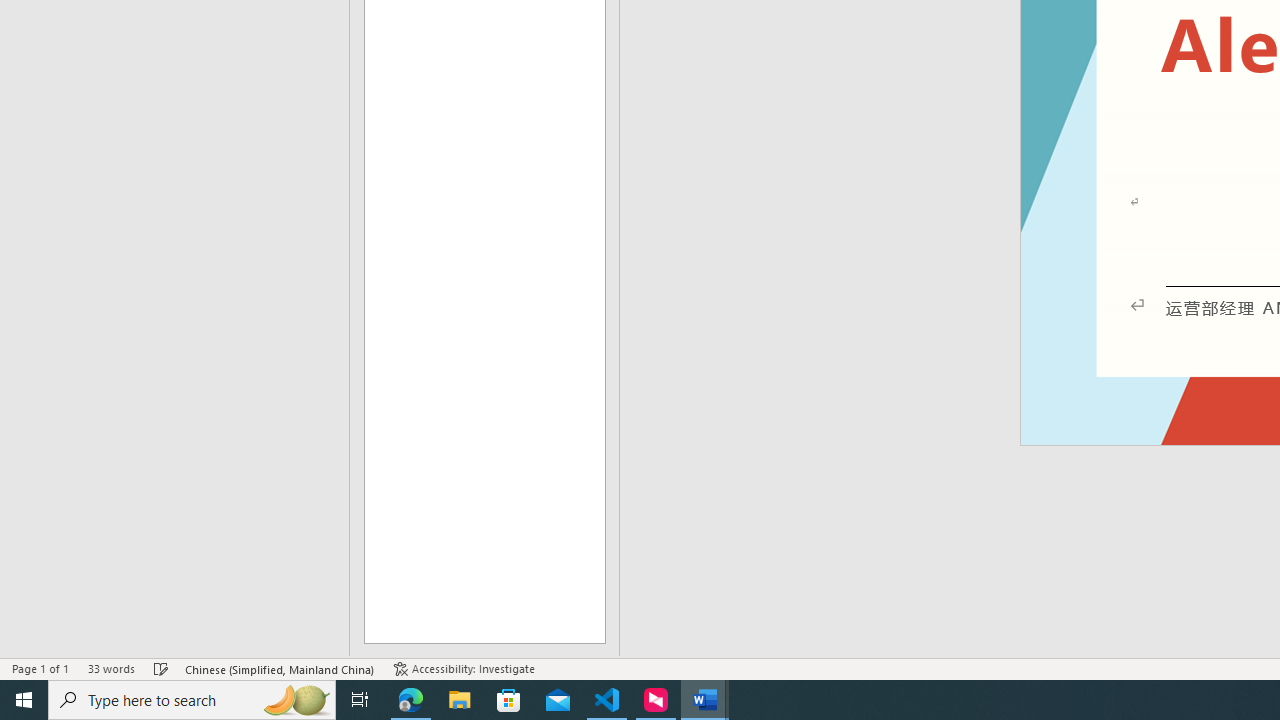 The image size is (1280, 720). Describe the element at coordinates (40, 669) in the screenshot. I see `'Page Number Page 1 of 1'` at that location.